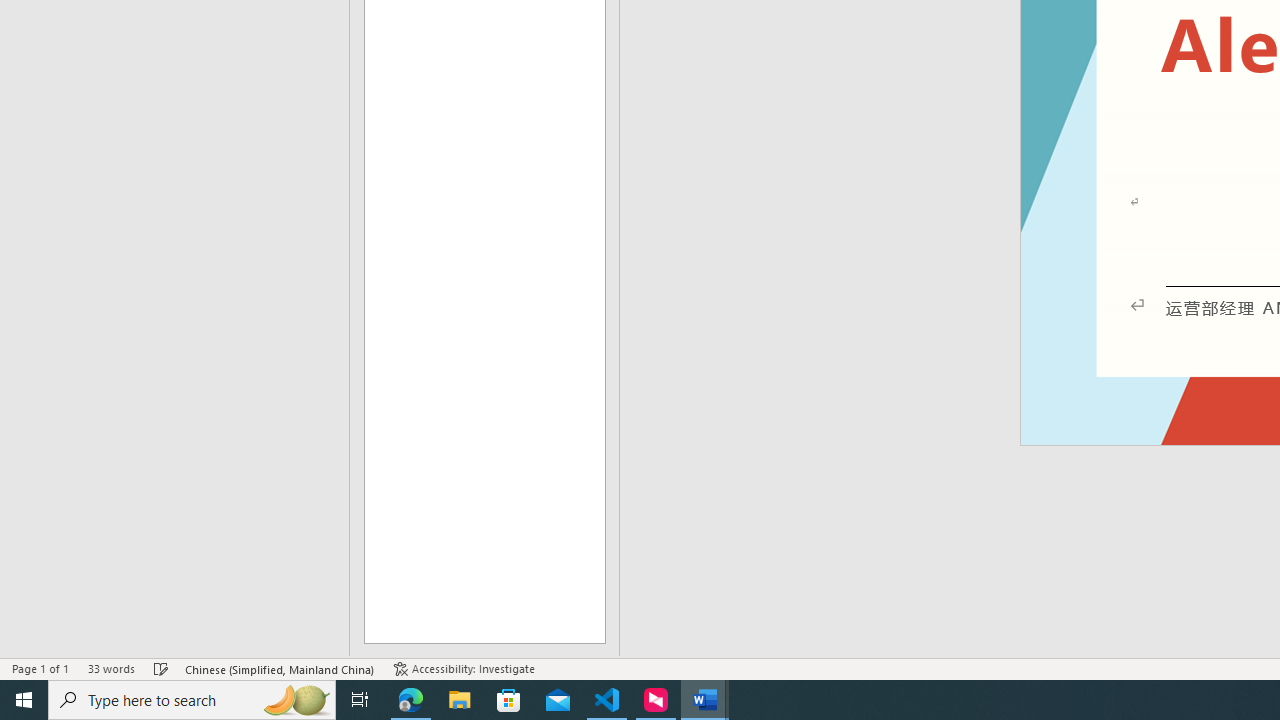 The image size is (1280, 720). Describe the element at coordinates (40, 669) in the screenshot. I see `'Page Number Page 1 of 1'` at that location.